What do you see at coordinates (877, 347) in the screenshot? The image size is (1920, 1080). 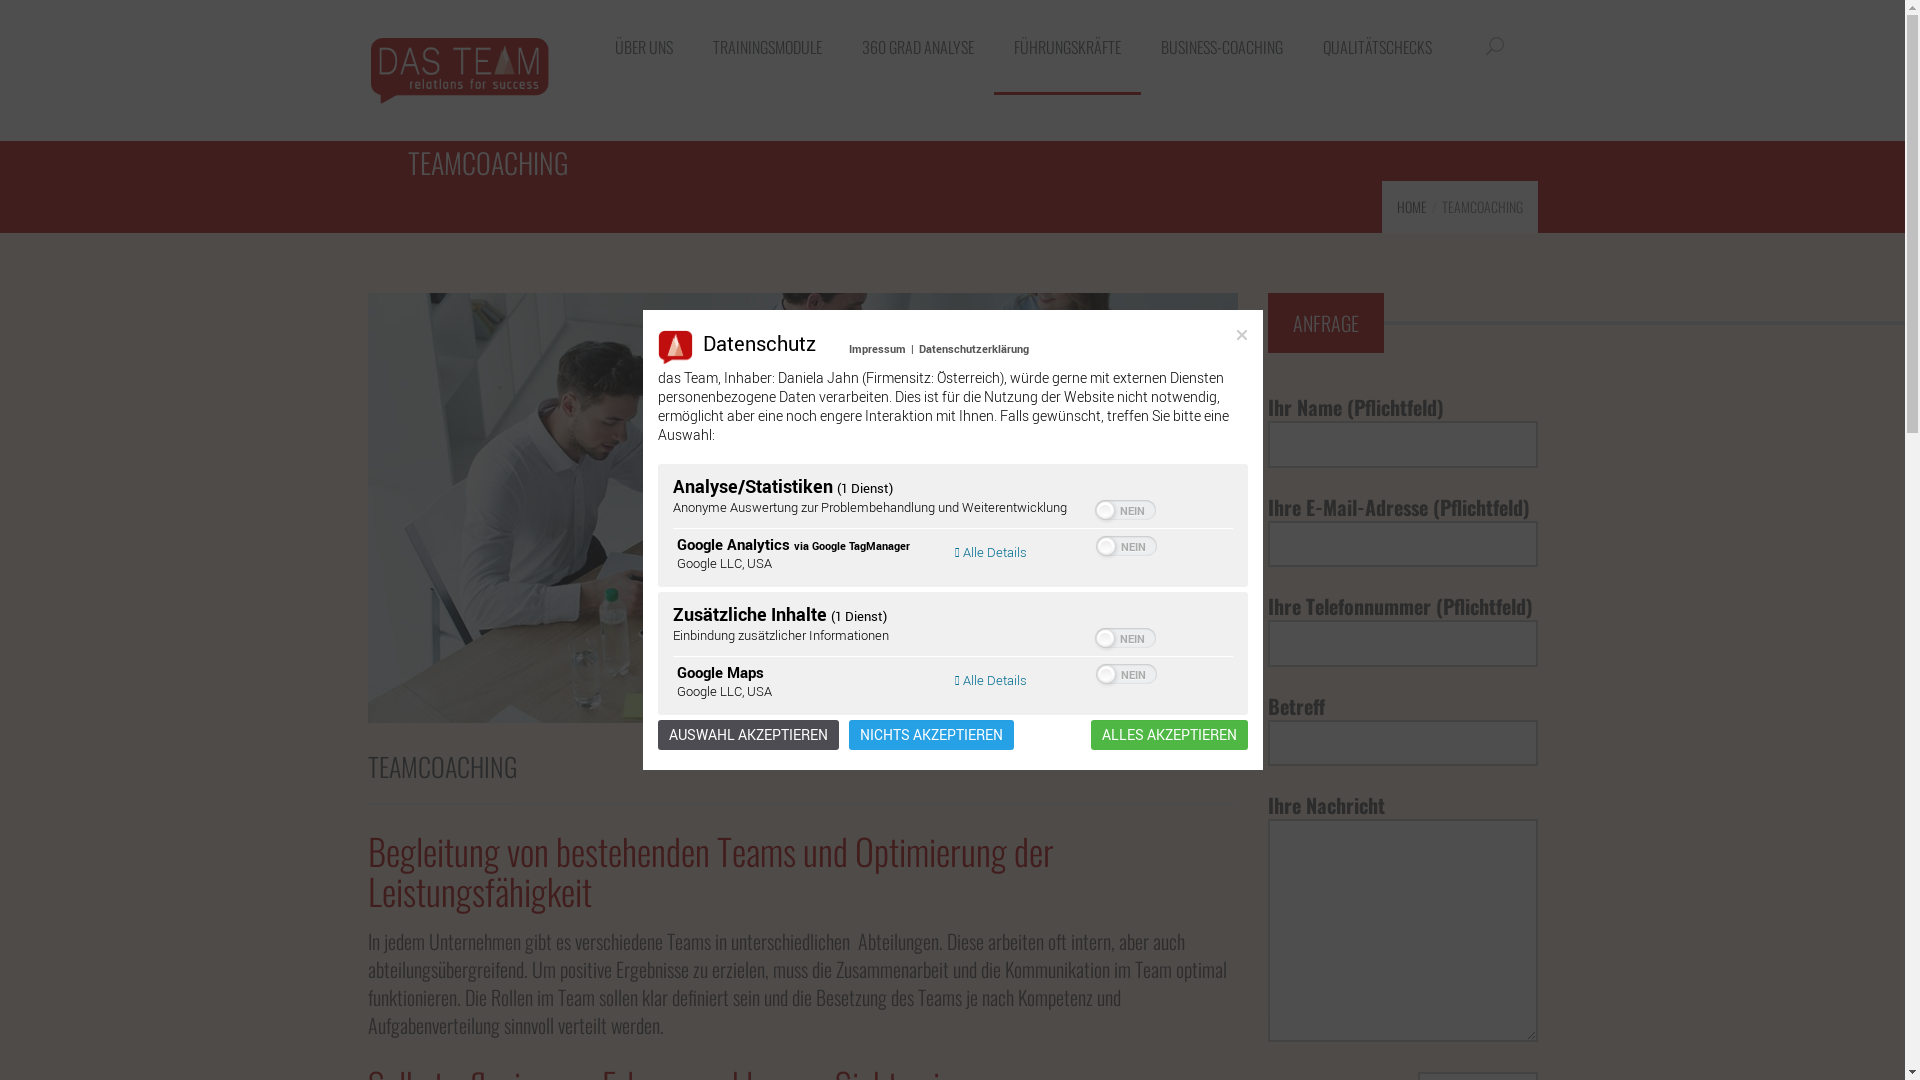 I see `'Impressum'` at bounding box center [877, 347].